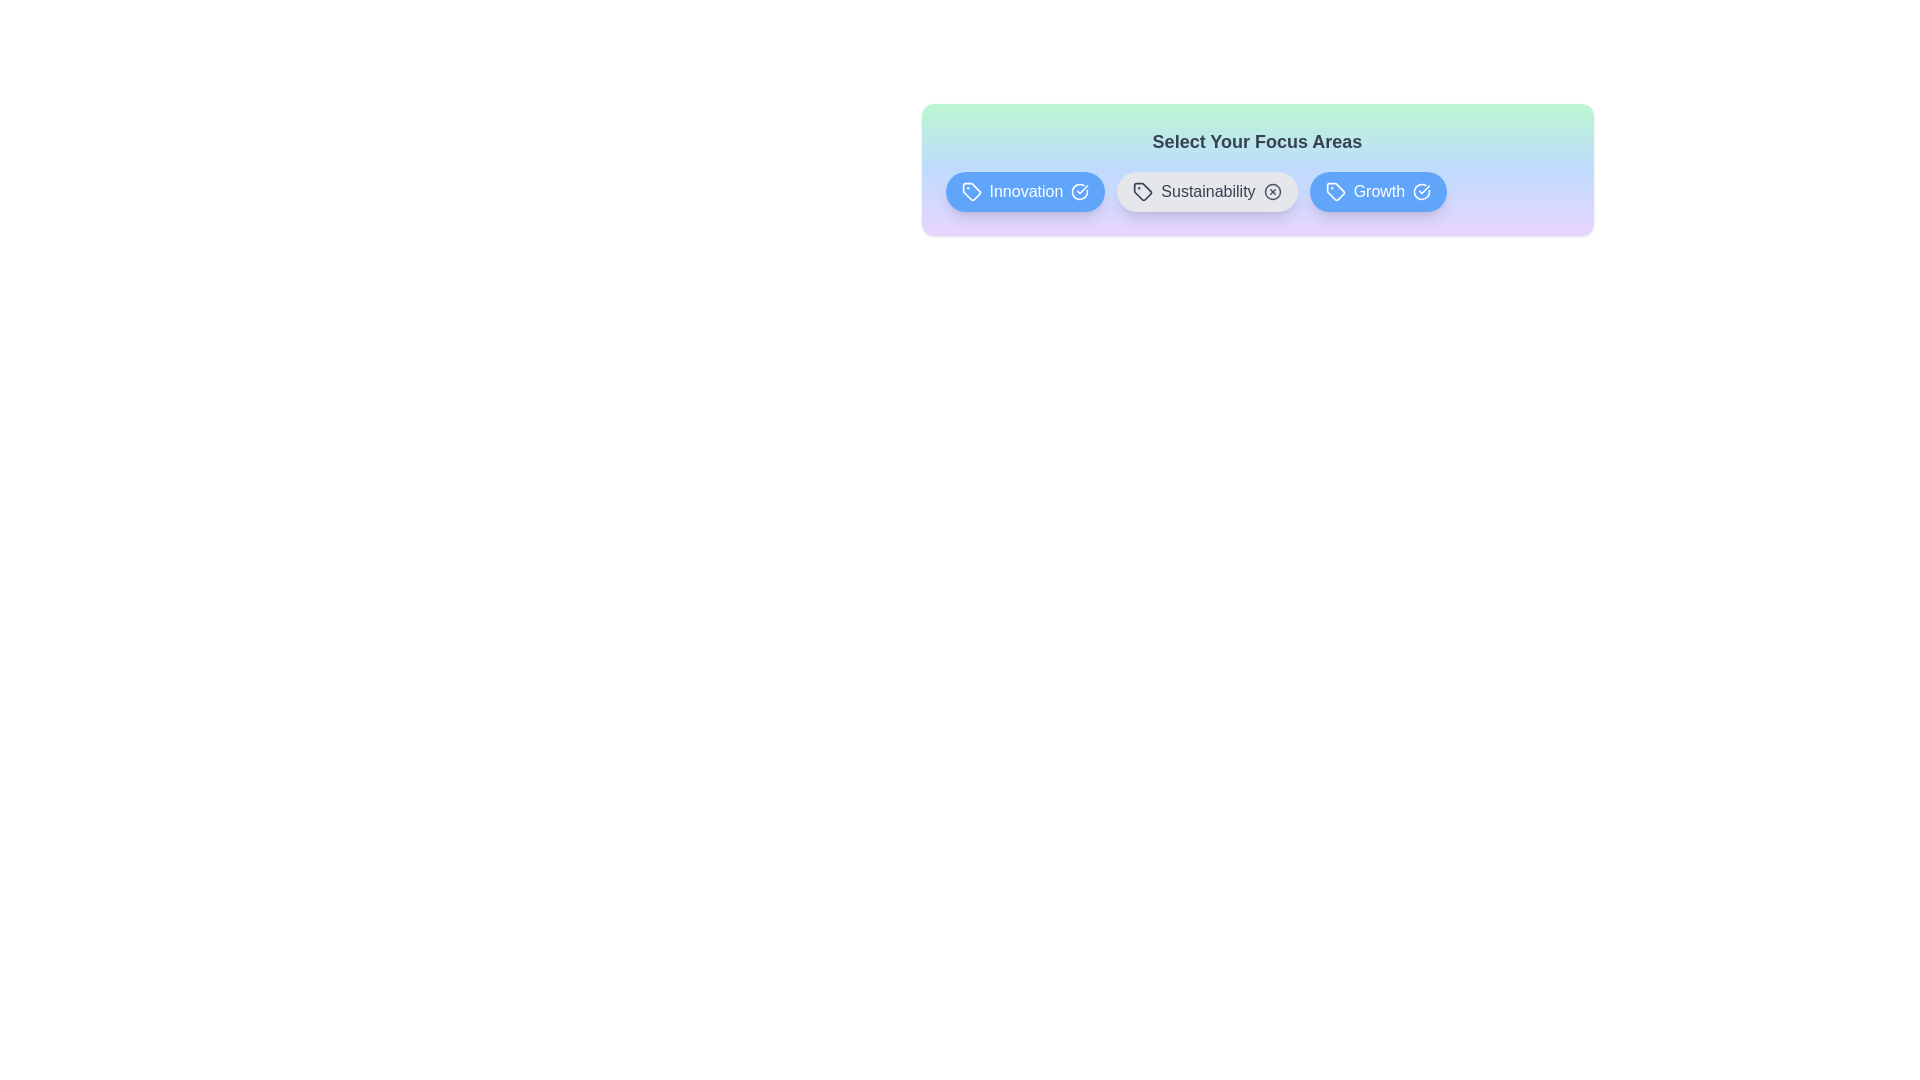 The image size is (1920, 1080). I want to click on the tag Innovation, so click(1025, 192).